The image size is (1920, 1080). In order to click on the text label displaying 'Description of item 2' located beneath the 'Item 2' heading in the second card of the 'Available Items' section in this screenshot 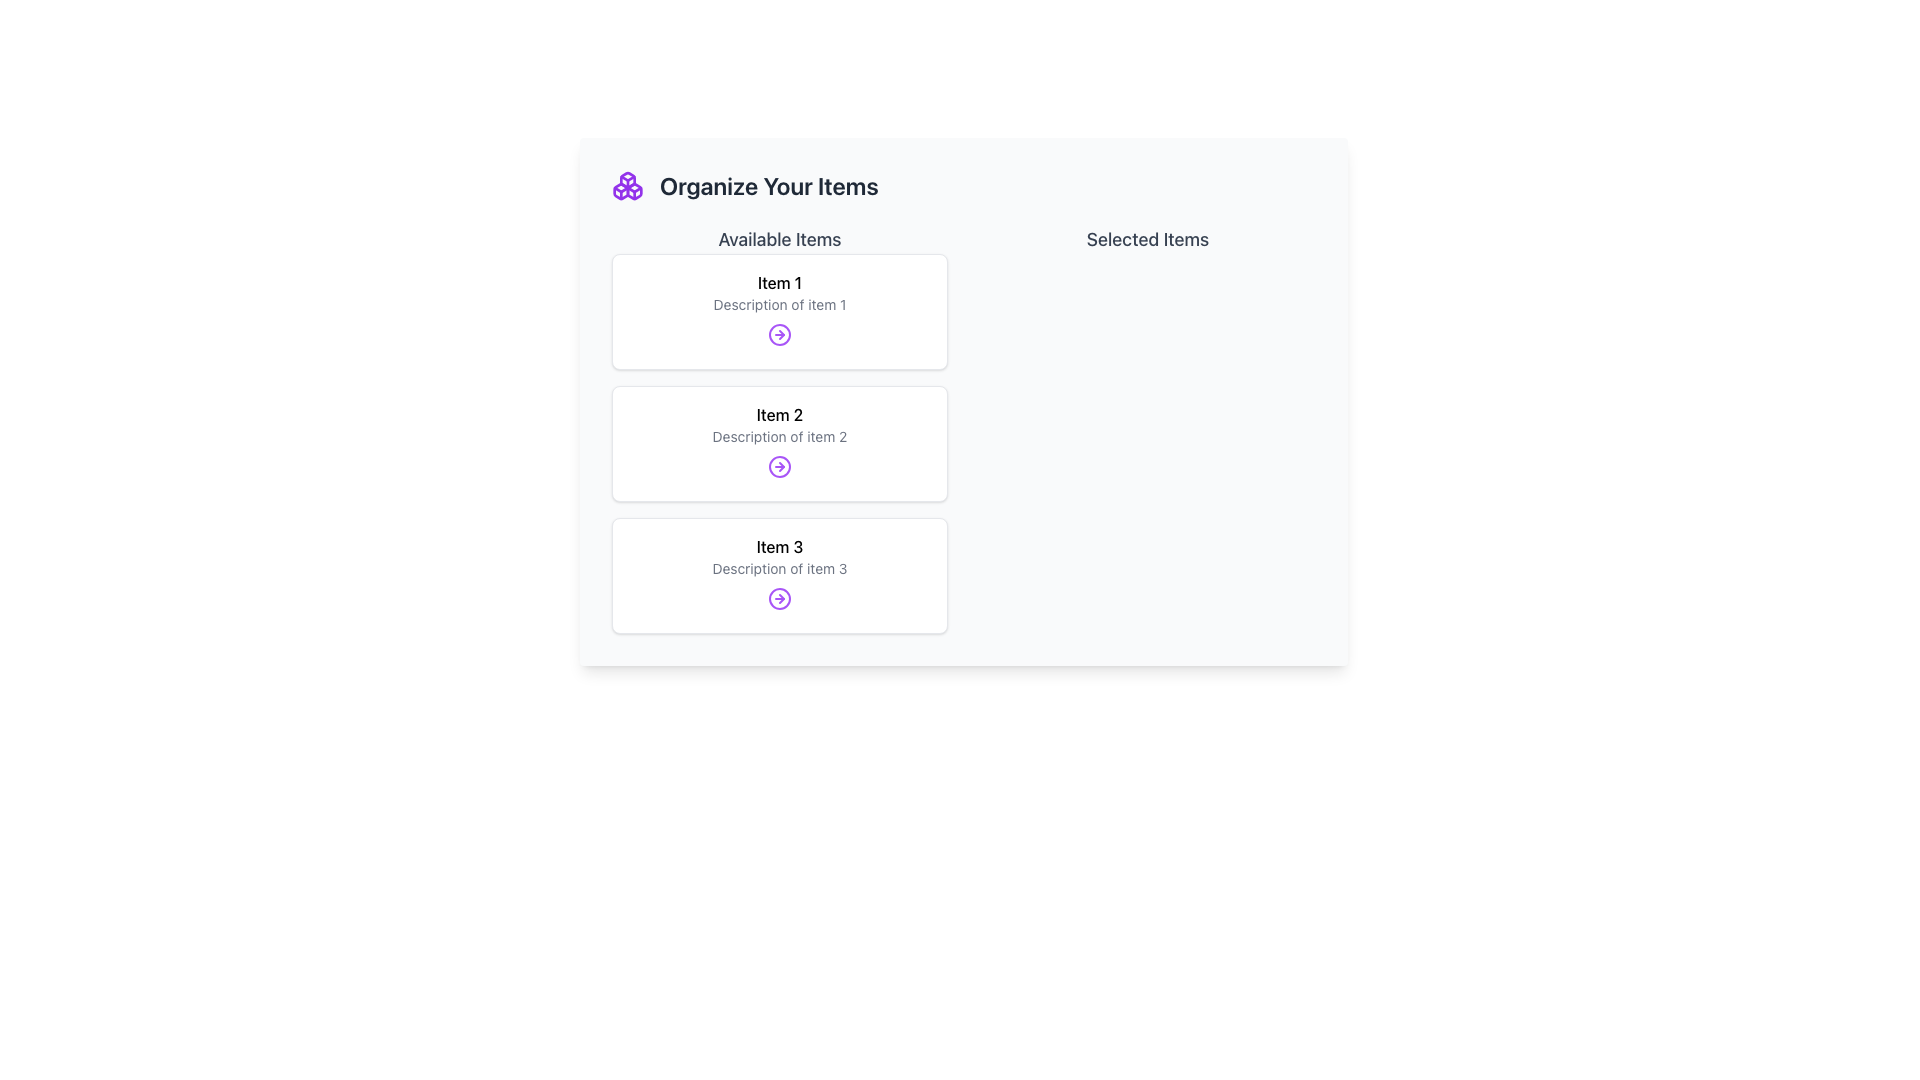, I will do `click(778, 435)`.